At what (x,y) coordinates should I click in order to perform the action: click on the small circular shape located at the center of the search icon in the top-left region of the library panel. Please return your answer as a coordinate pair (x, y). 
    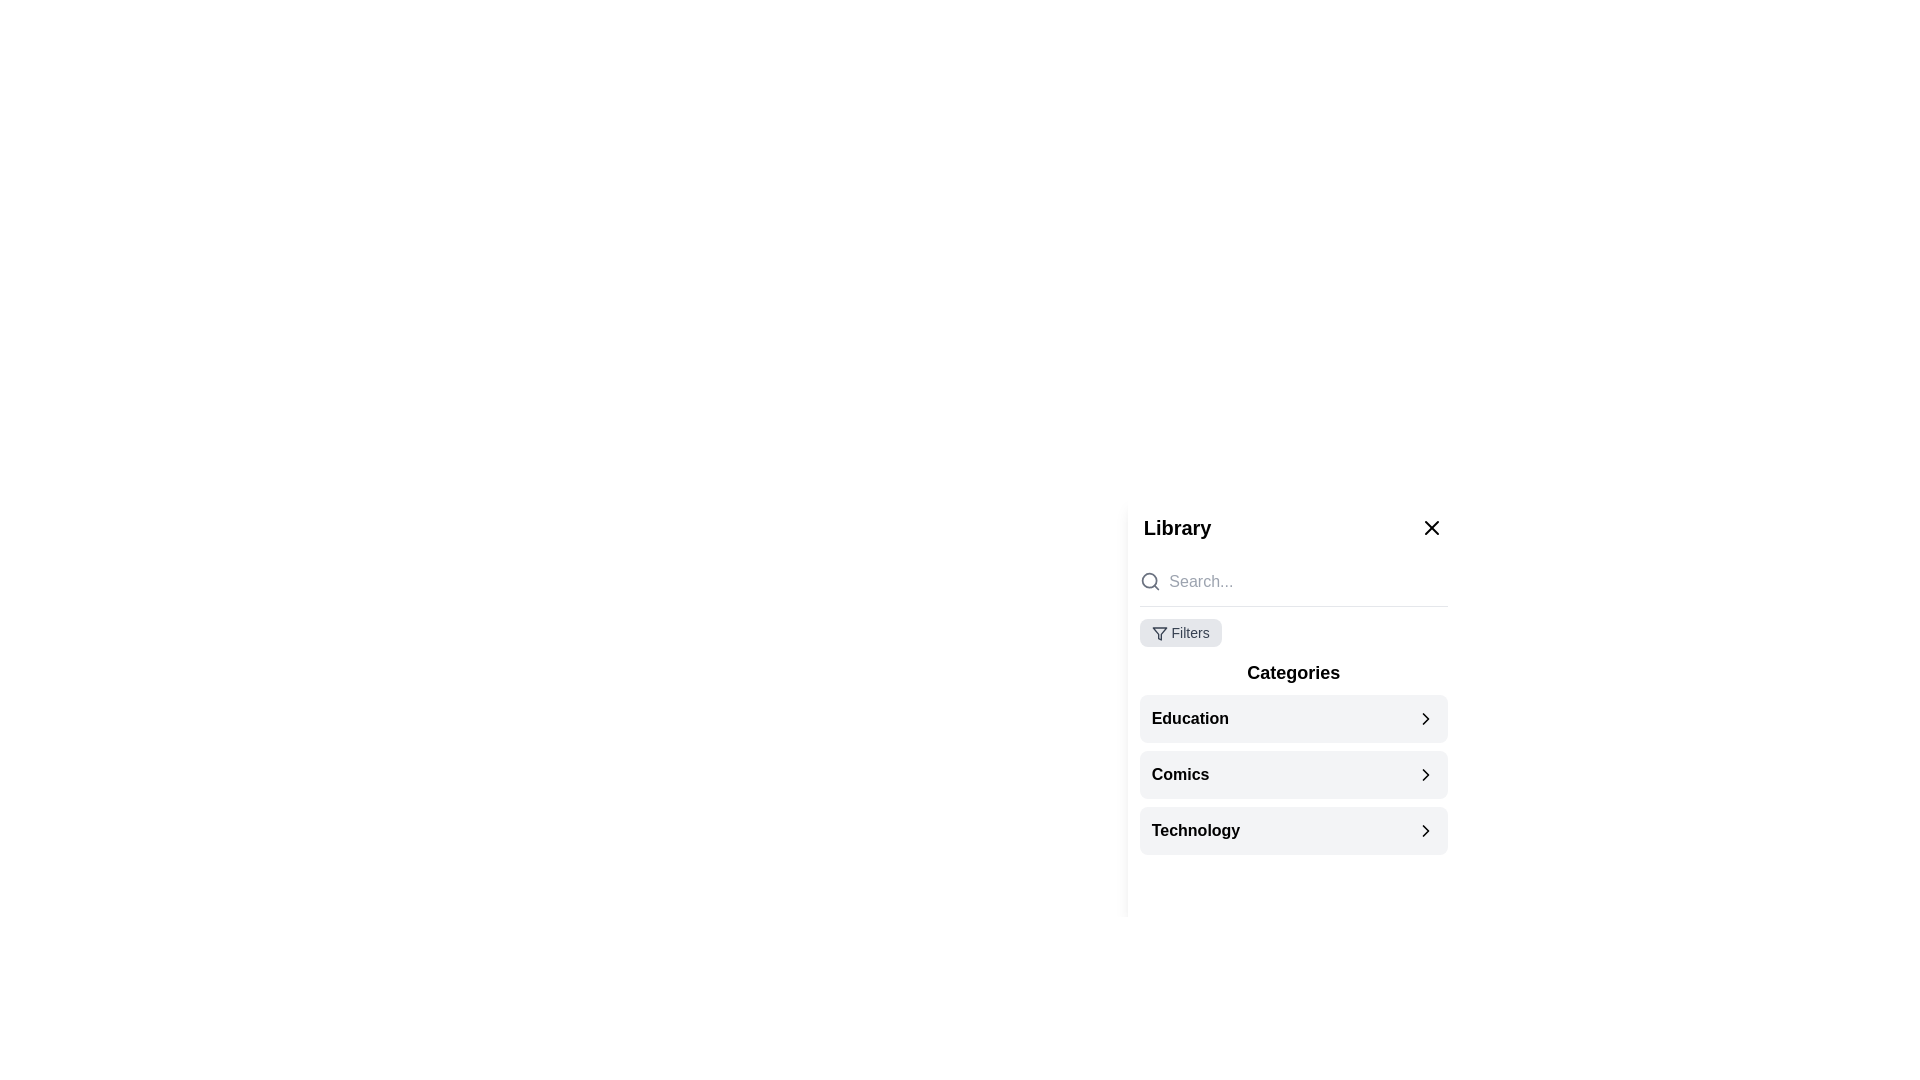
    Looking at the image, I should click on (1149, 581).